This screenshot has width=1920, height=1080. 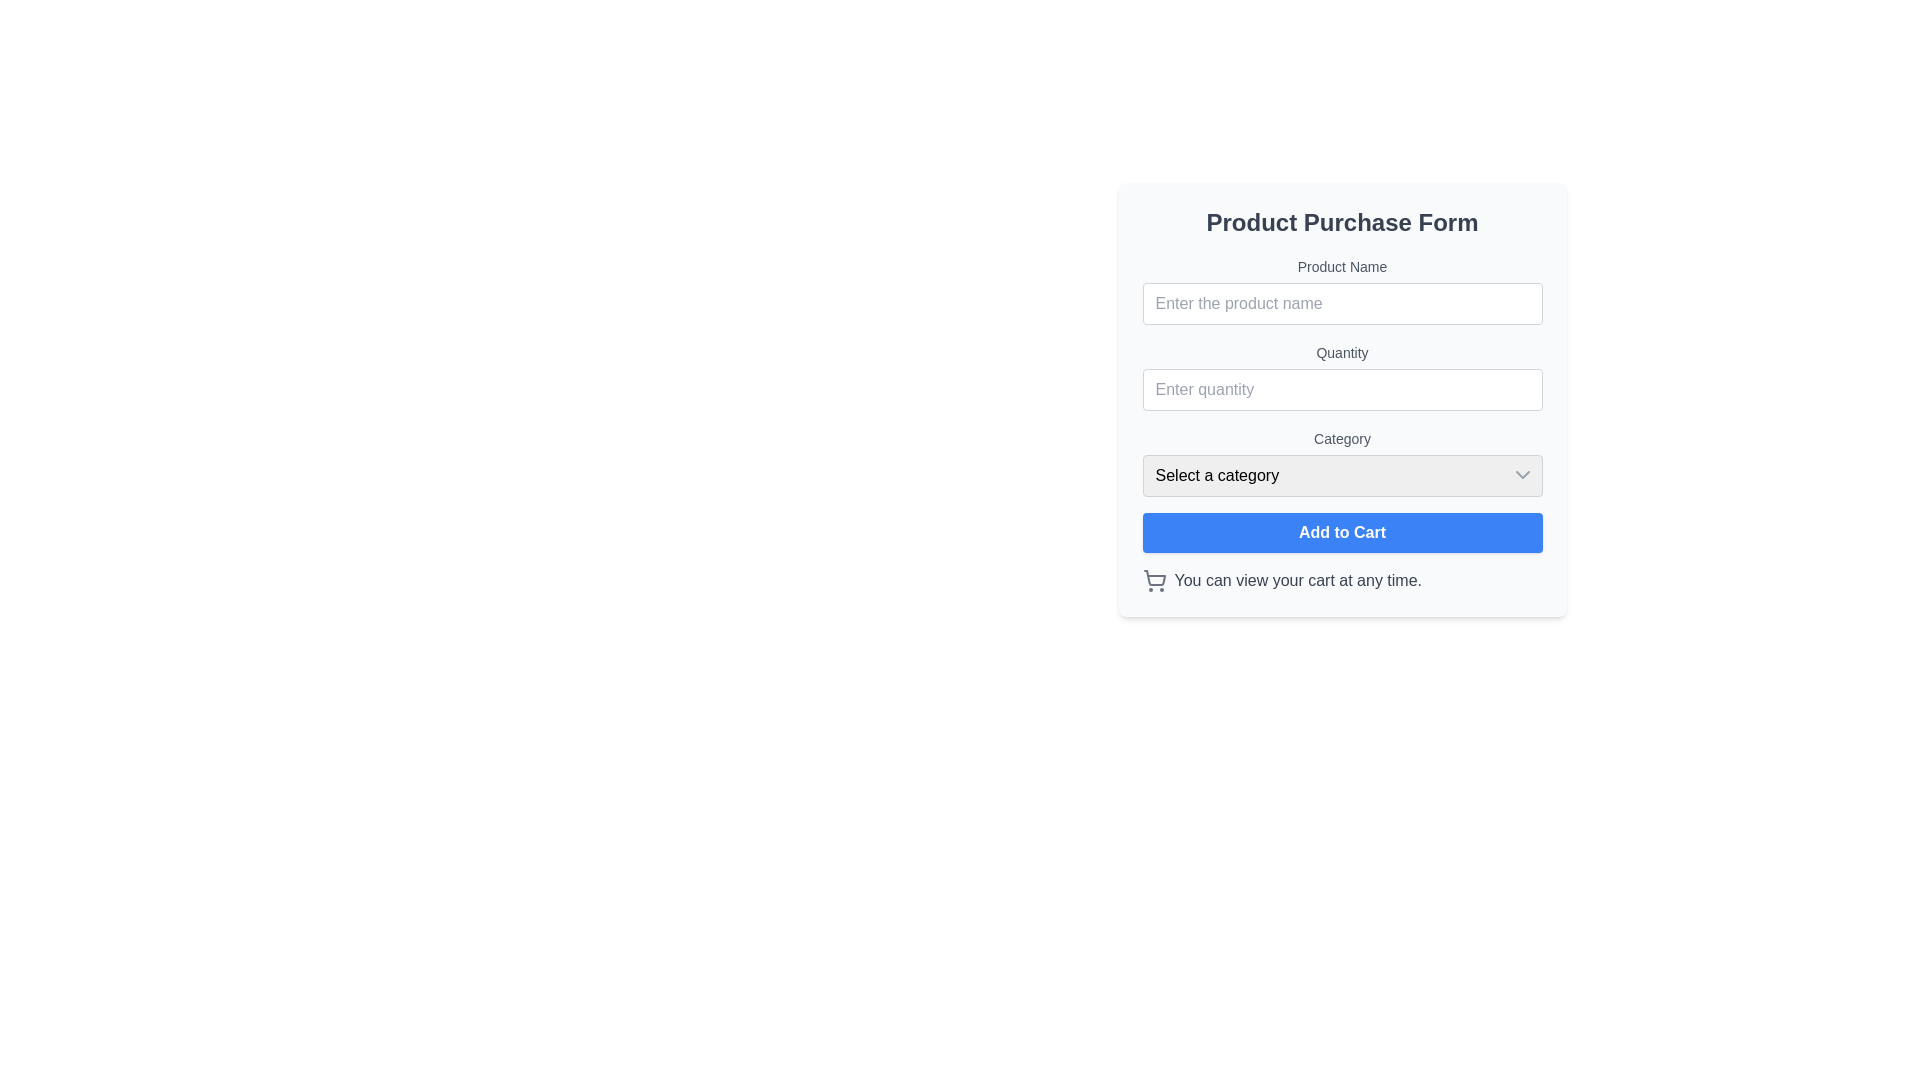 What do you see at coordinates (1342, 462) in the screenshot?
I see `the product category Dropdown menu located below the 'Quantity' input field and above the 'Add to Cart' button` at bounding box center [1342, 462].